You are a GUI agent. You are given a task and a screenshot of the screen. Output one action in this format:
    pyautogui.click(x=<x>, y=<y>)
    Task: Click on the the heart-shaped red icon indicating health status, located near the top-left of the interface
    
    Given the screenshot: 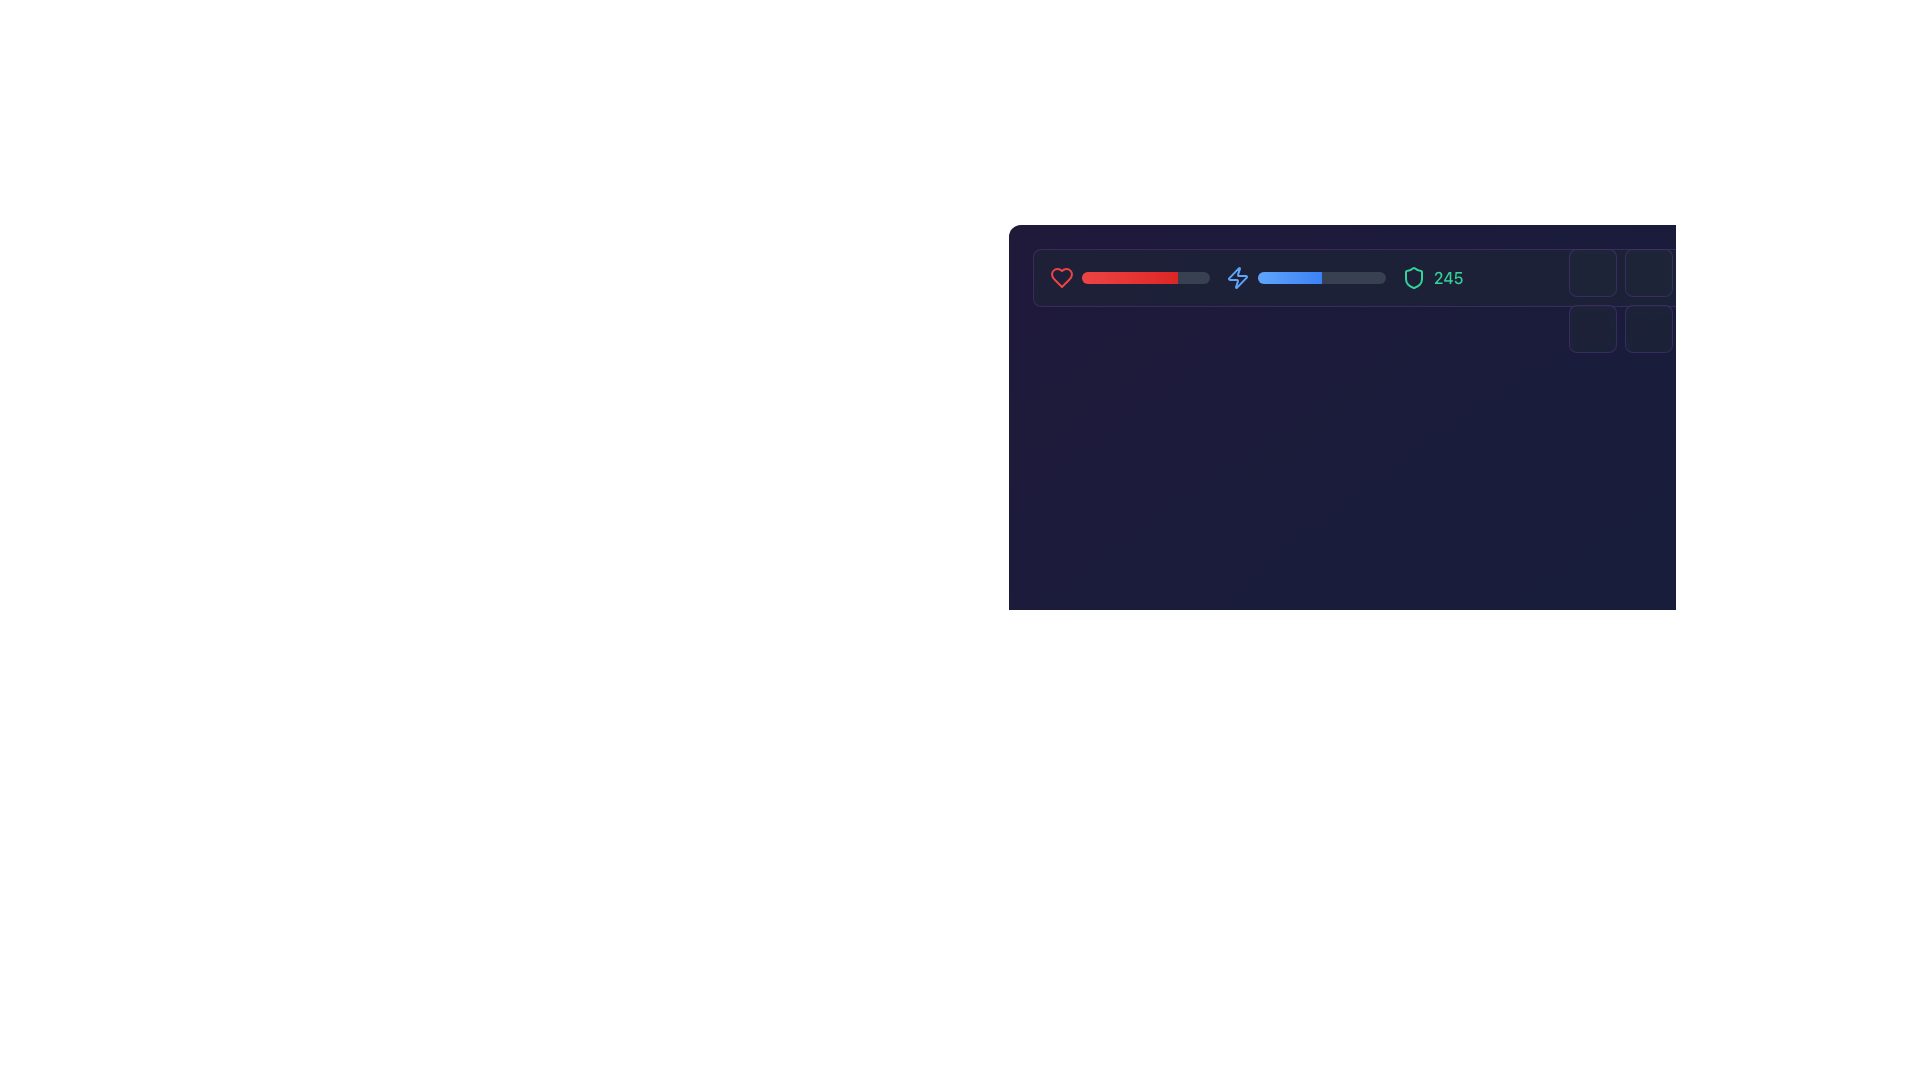 What is the action you would take?
    pyautogui.click(x=1060, y=277)
    